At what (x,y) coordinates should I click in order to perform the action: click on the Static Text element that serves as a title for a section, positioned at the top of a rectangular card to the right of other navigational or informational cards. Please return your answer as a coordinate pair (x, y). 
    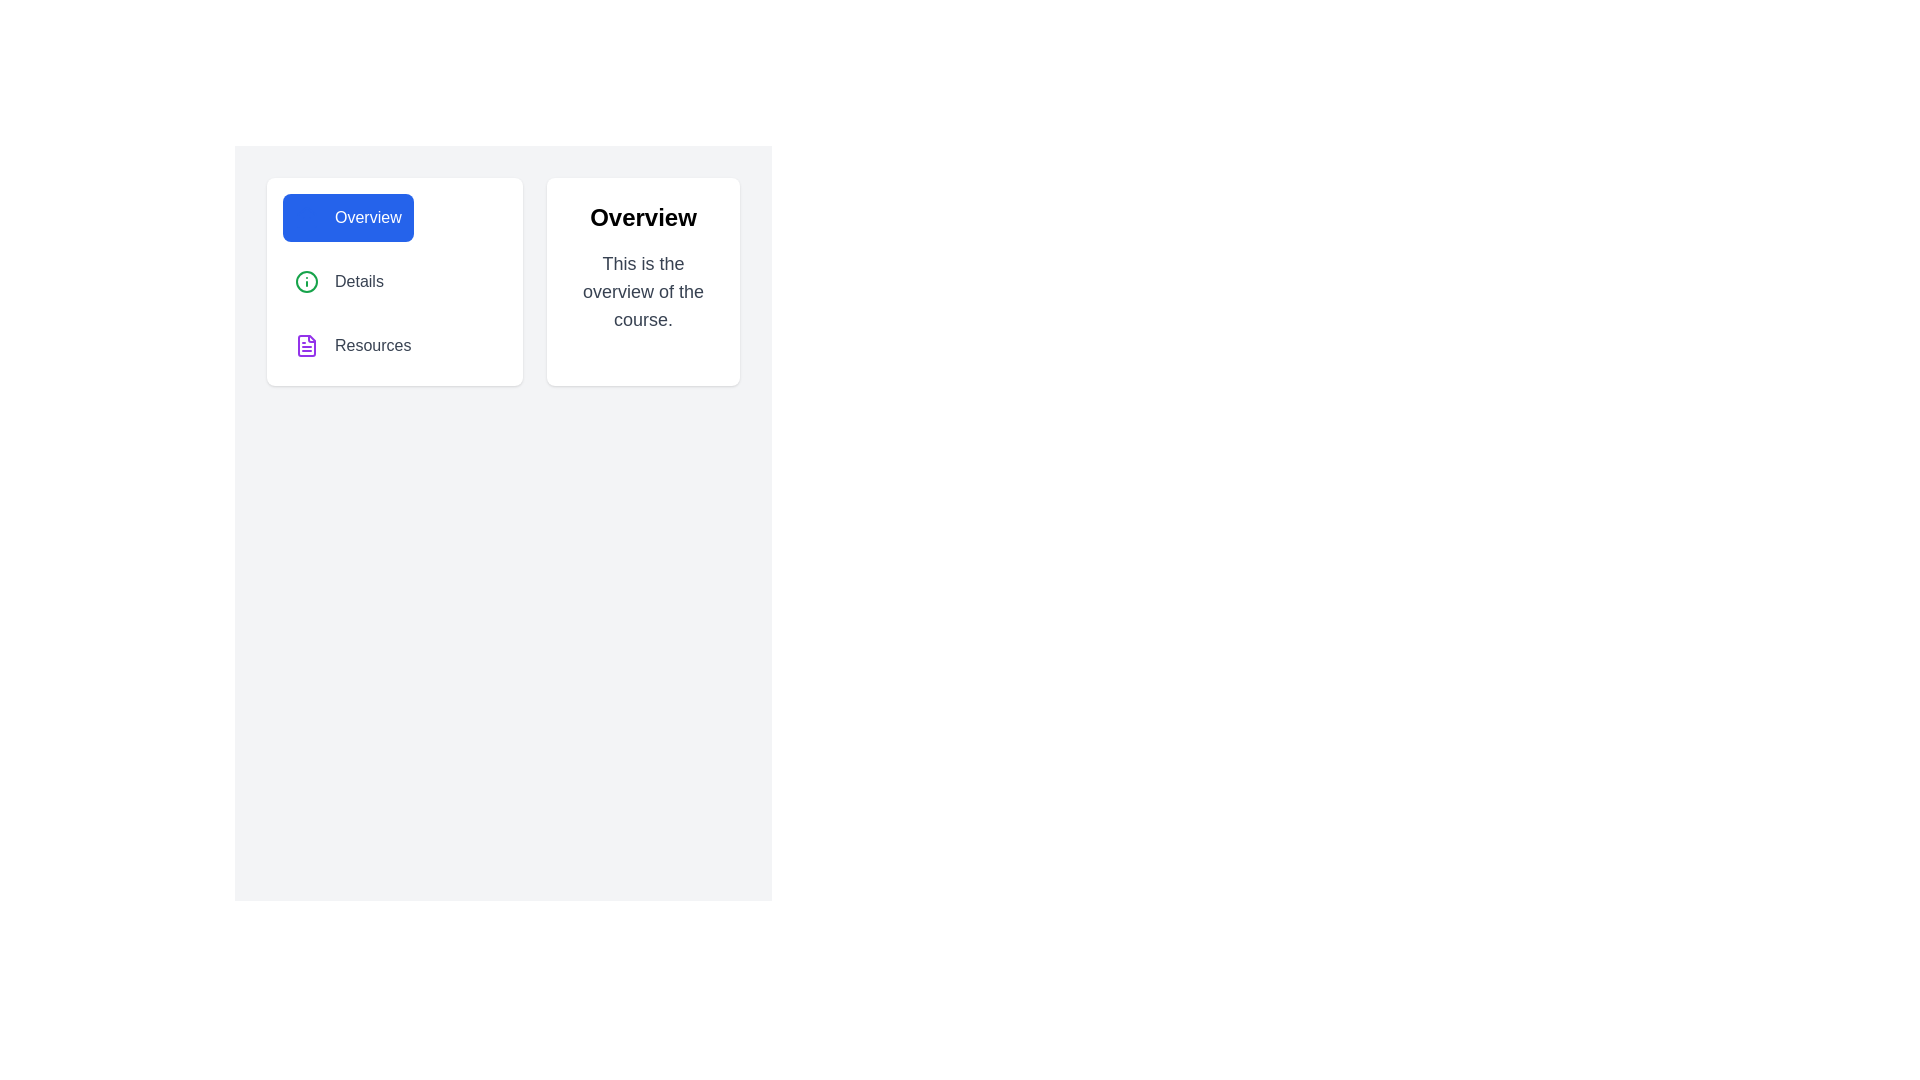
    Looking at the image, I should click on (643, 218).